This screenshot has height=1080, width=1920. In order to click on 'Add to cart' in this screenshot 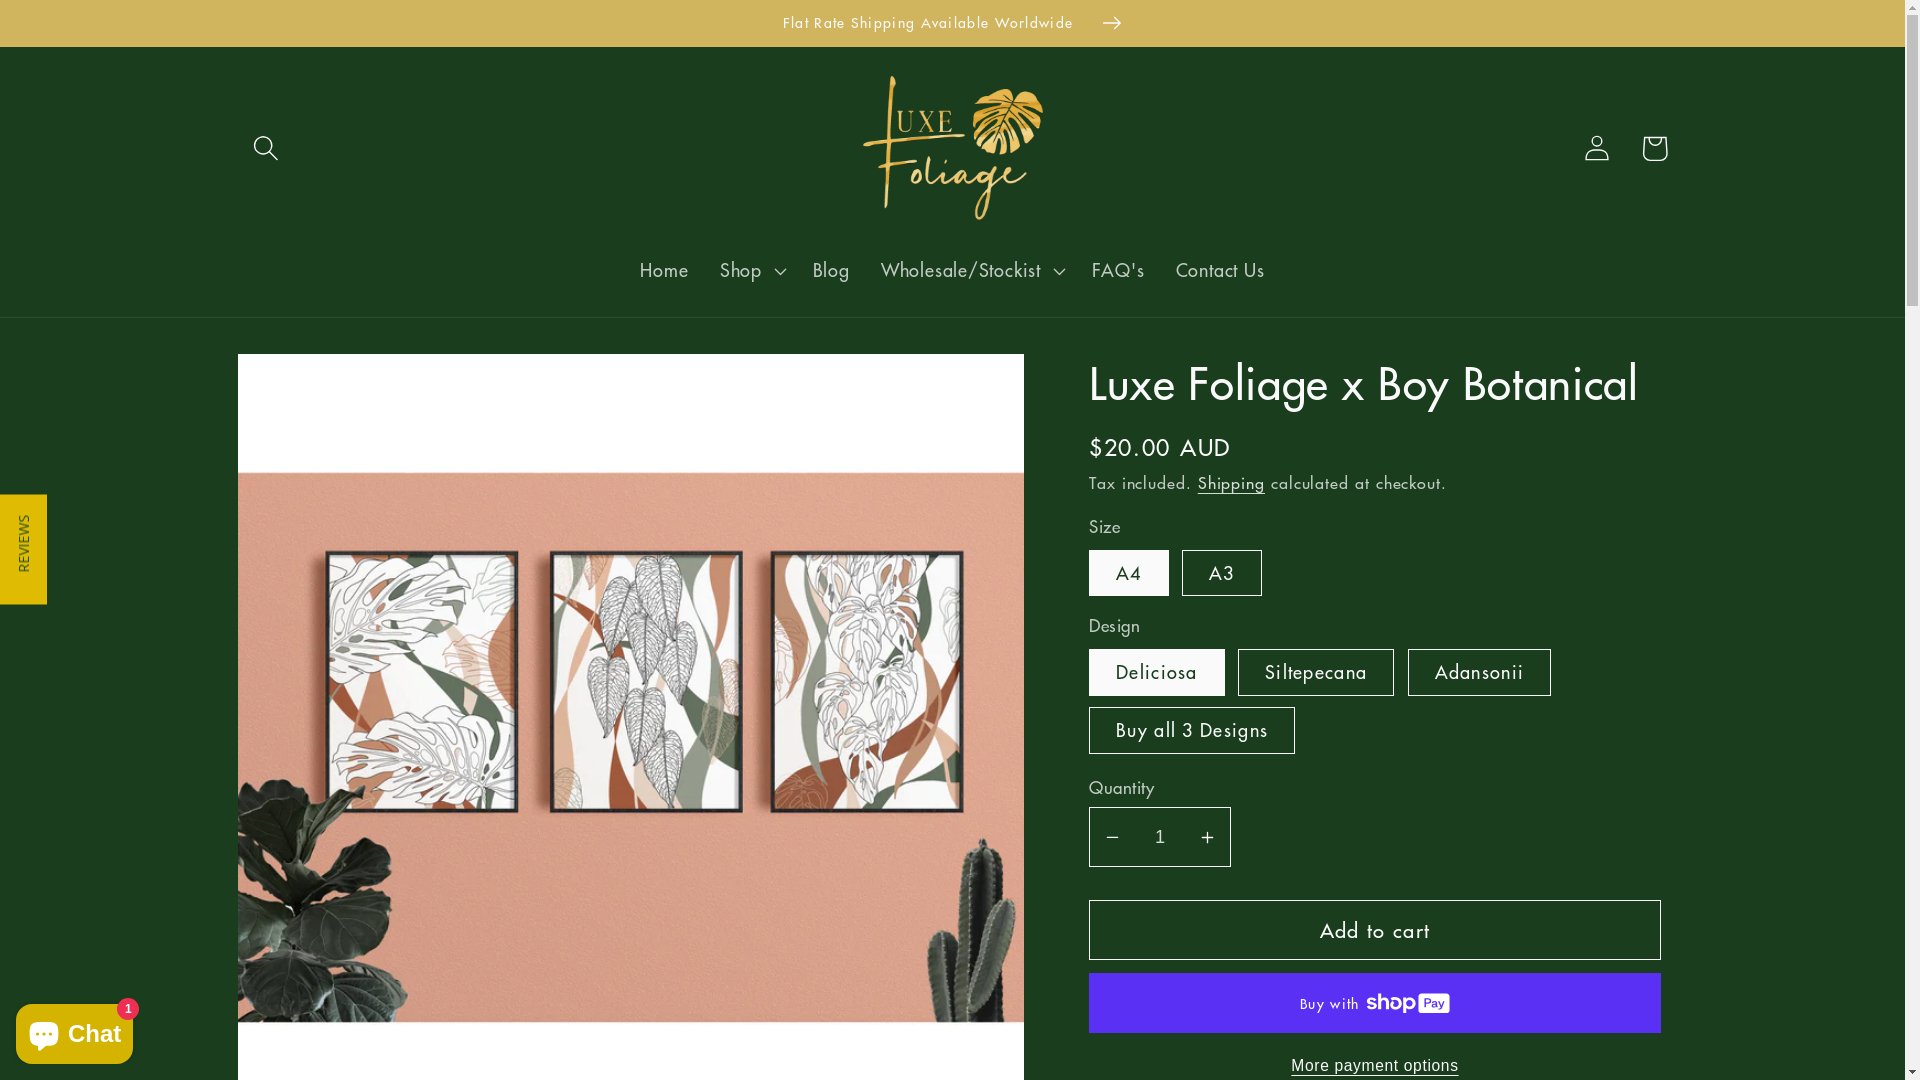, I will do `click(1373, 930)`.